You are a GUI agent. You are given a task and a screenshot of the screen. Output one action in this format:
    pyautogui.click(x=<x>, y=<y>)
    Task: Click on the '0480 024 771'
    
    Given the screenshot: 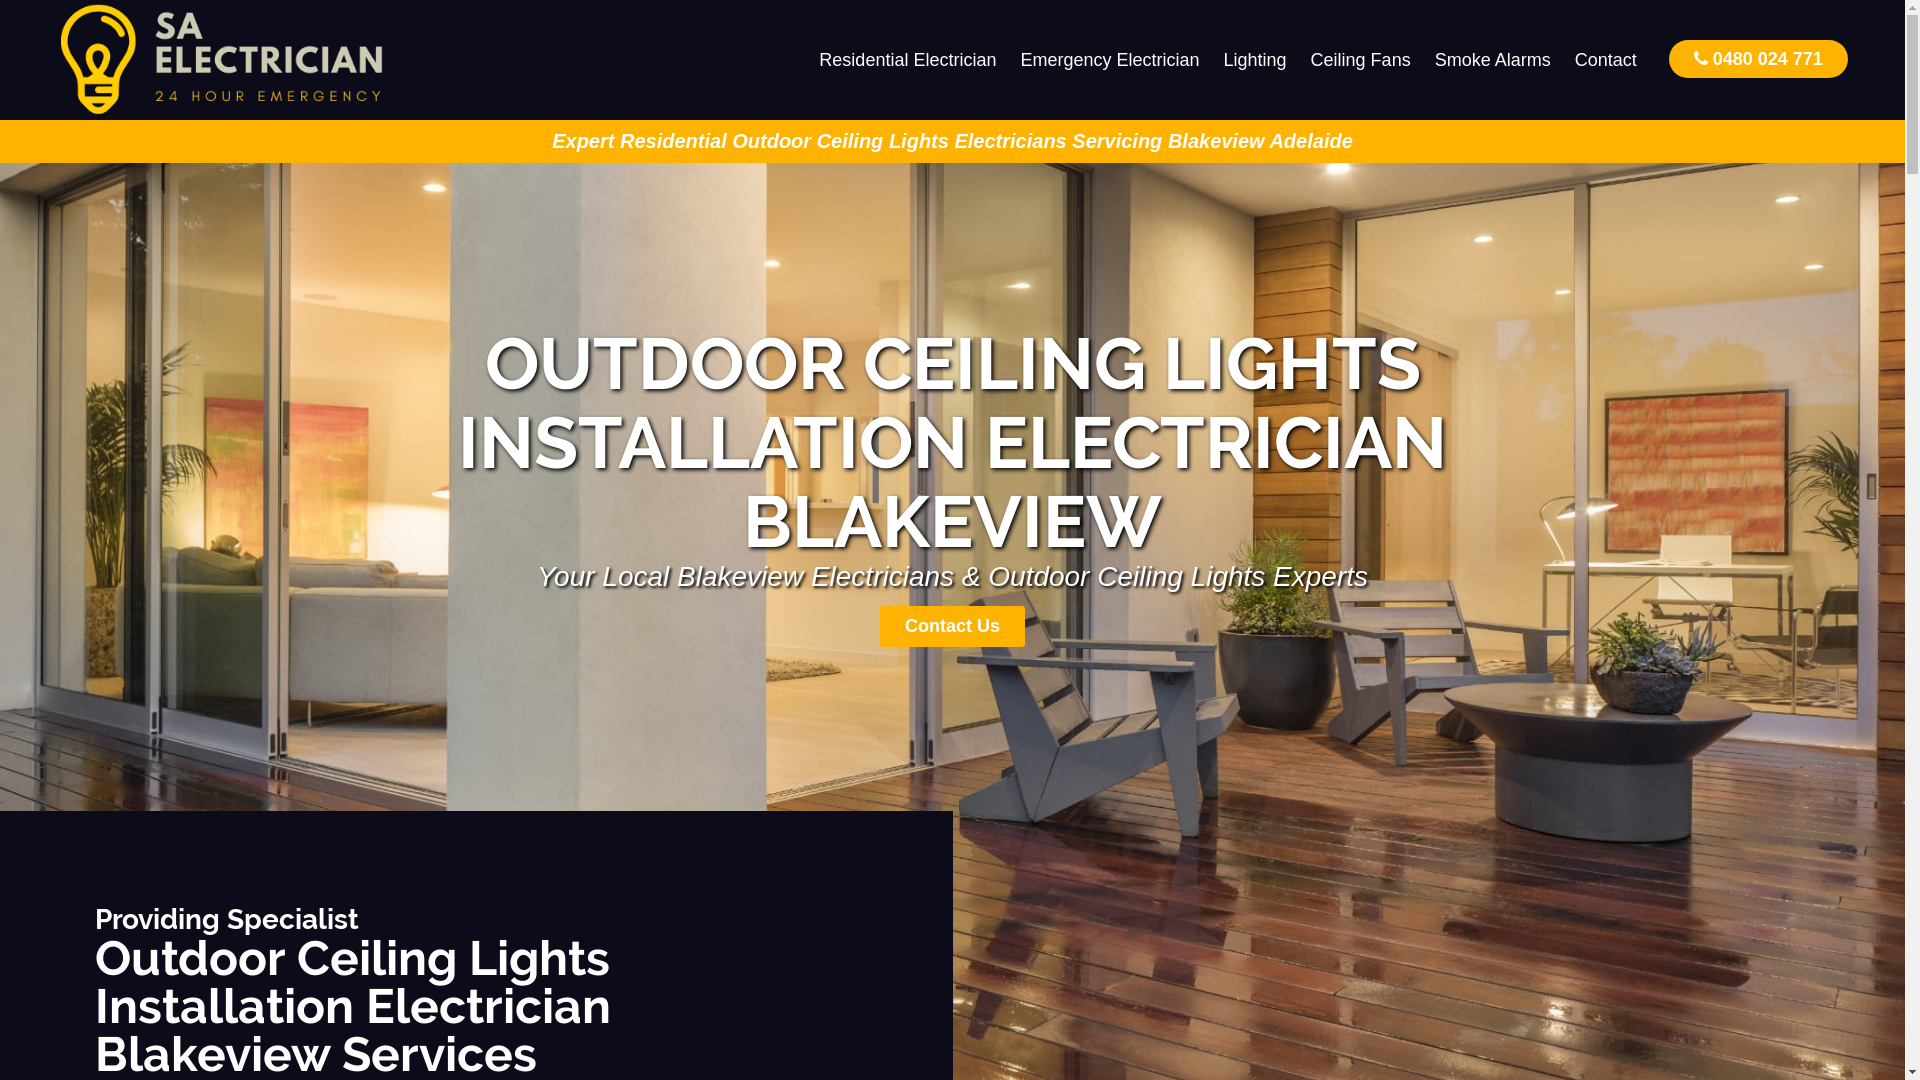 What is the action you would take?
    pyautogui.click(x=1669, y=57)
    